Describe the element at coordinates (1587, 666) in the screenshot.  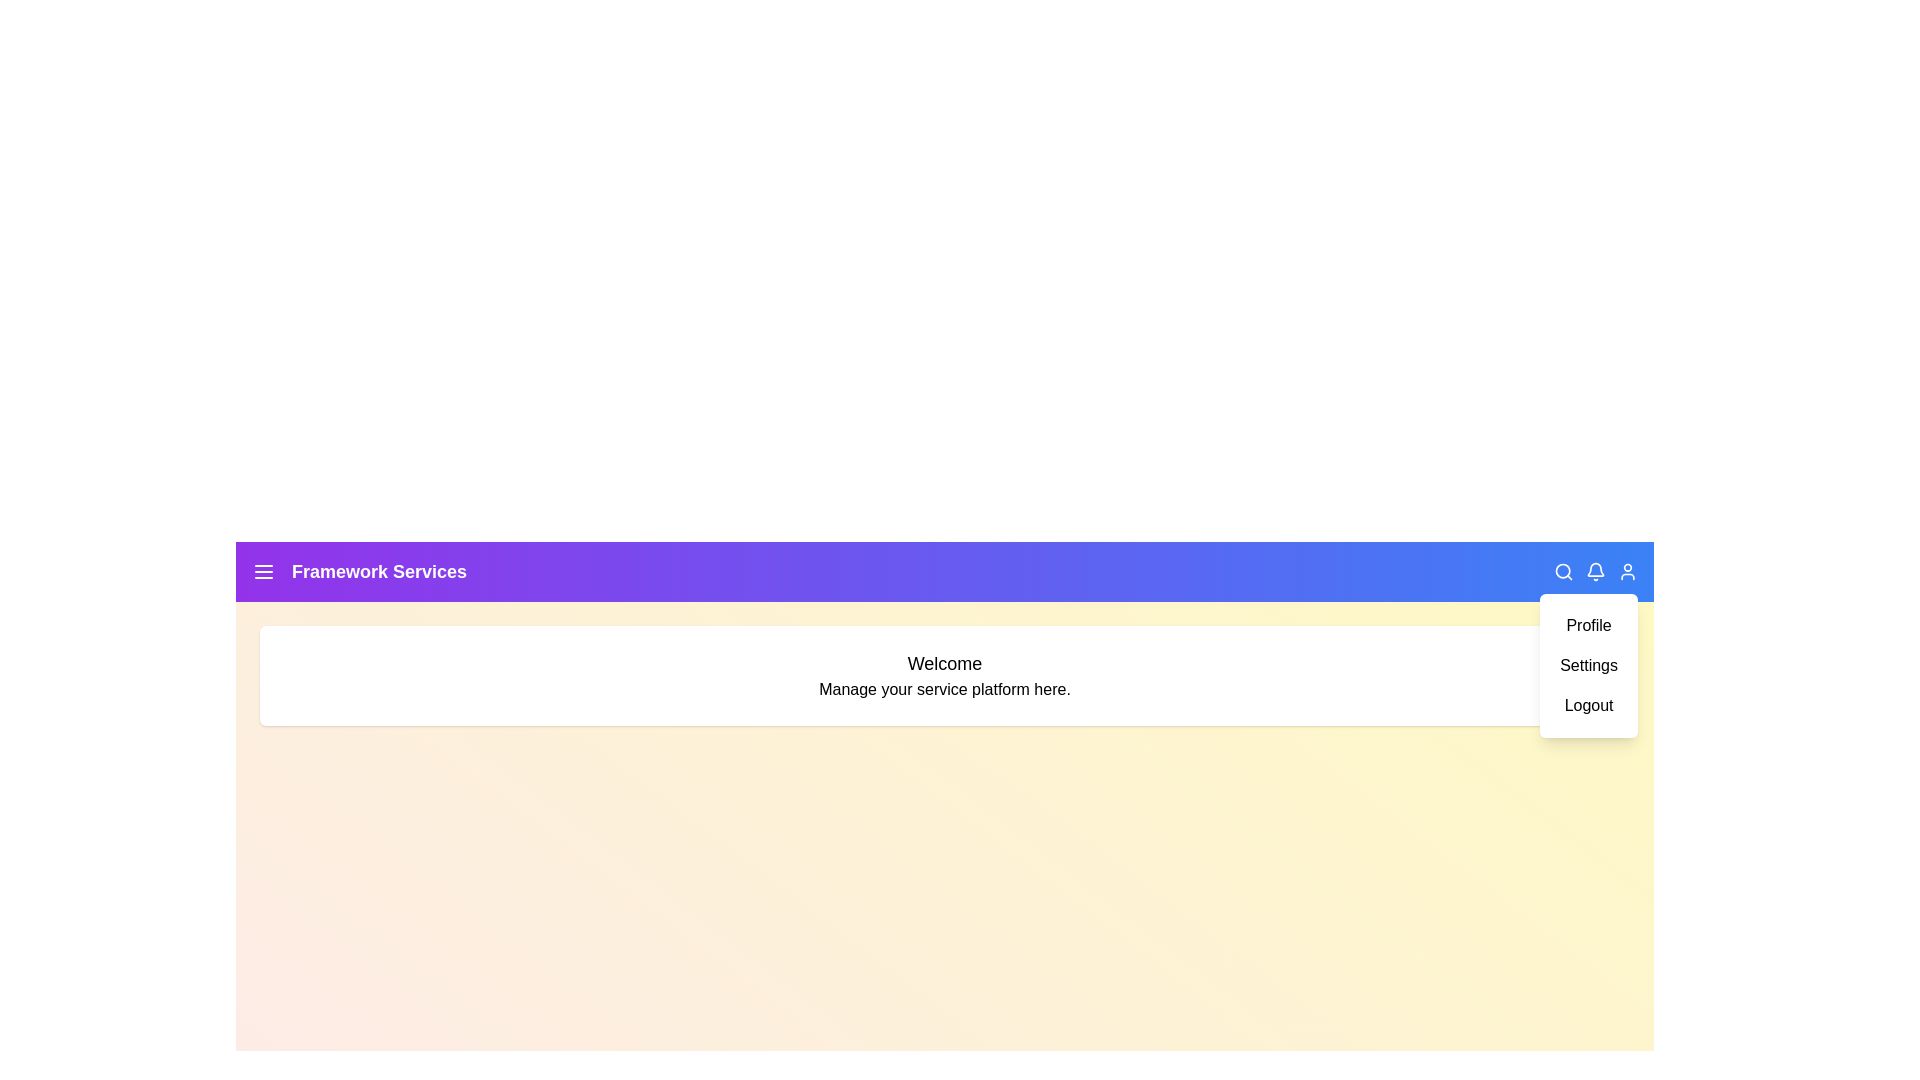
I see `the 'Settings' option in the user menu` at that location.